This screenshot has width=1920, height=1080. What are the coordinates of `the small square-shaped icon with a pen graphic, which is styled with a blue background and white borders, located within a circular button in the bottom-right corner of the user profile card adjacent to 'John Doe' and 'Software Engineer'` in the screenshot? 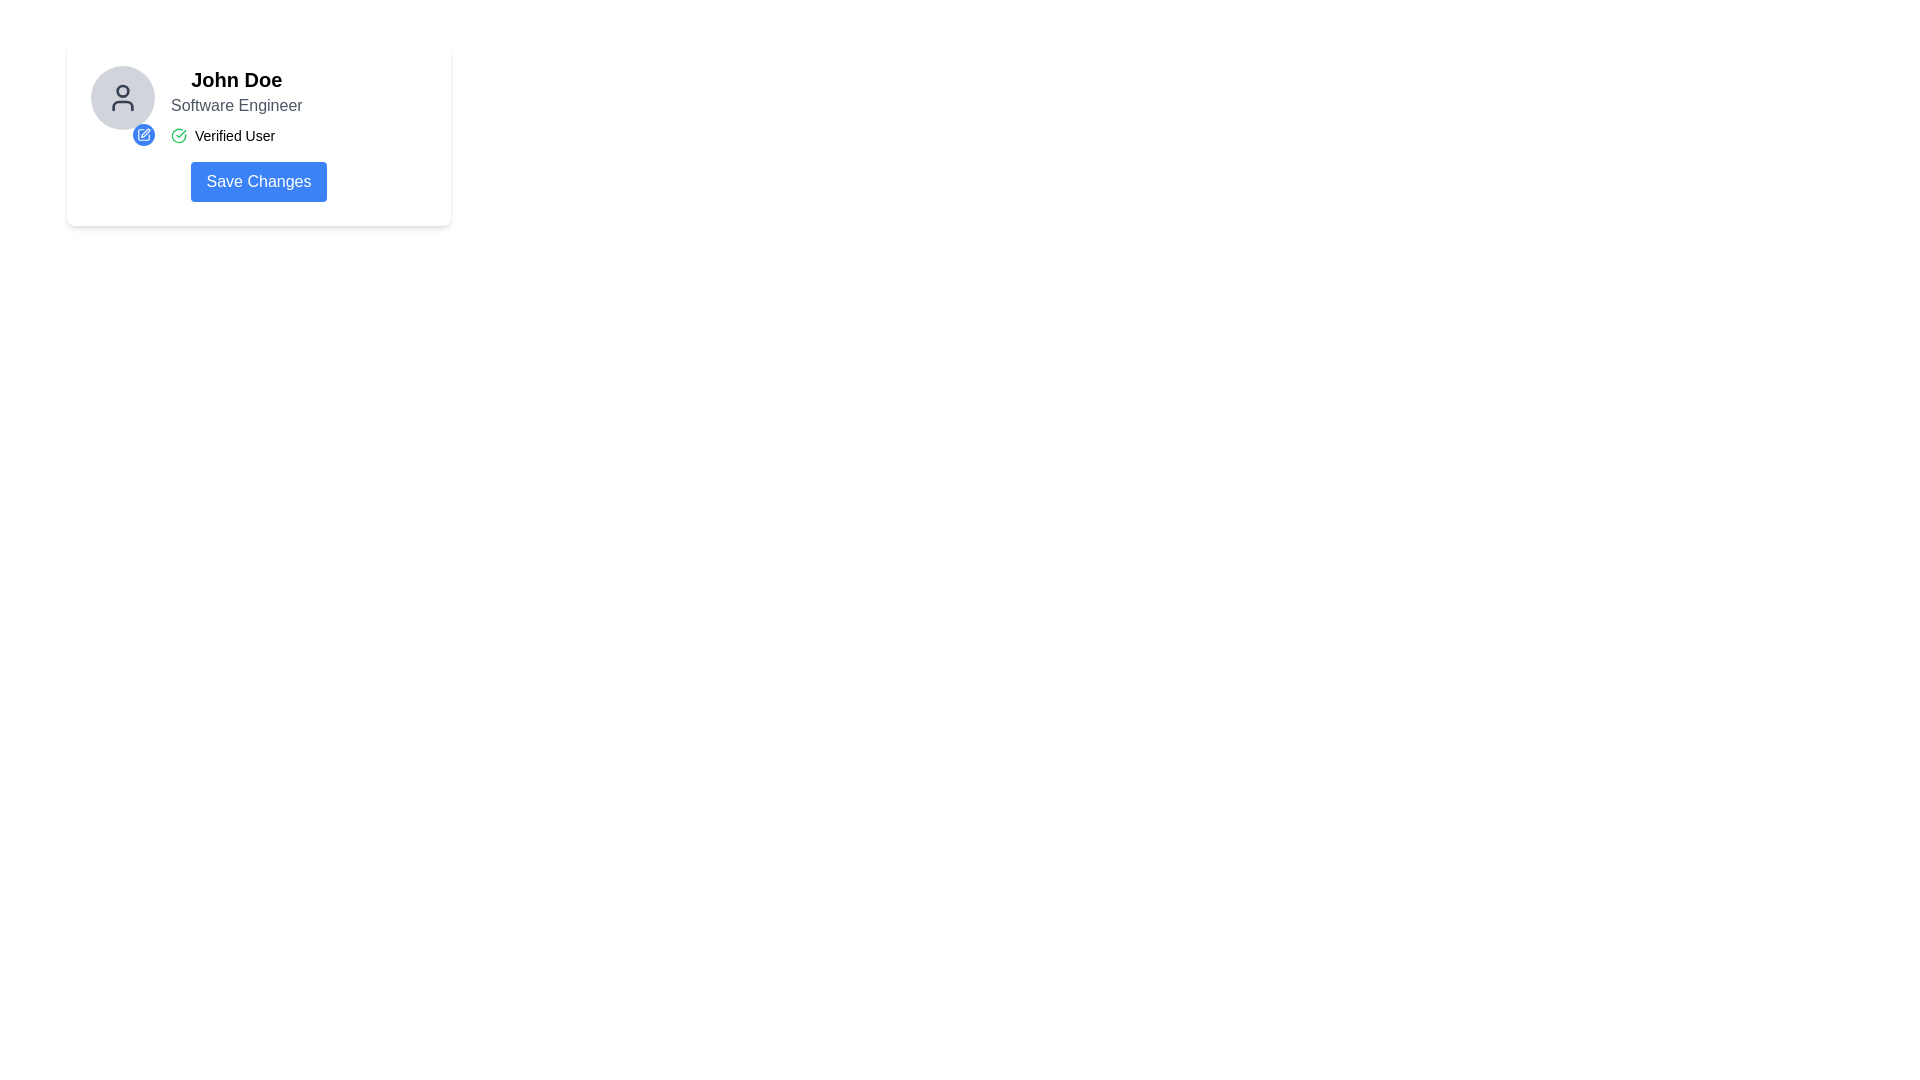 It's located at (143, 135).